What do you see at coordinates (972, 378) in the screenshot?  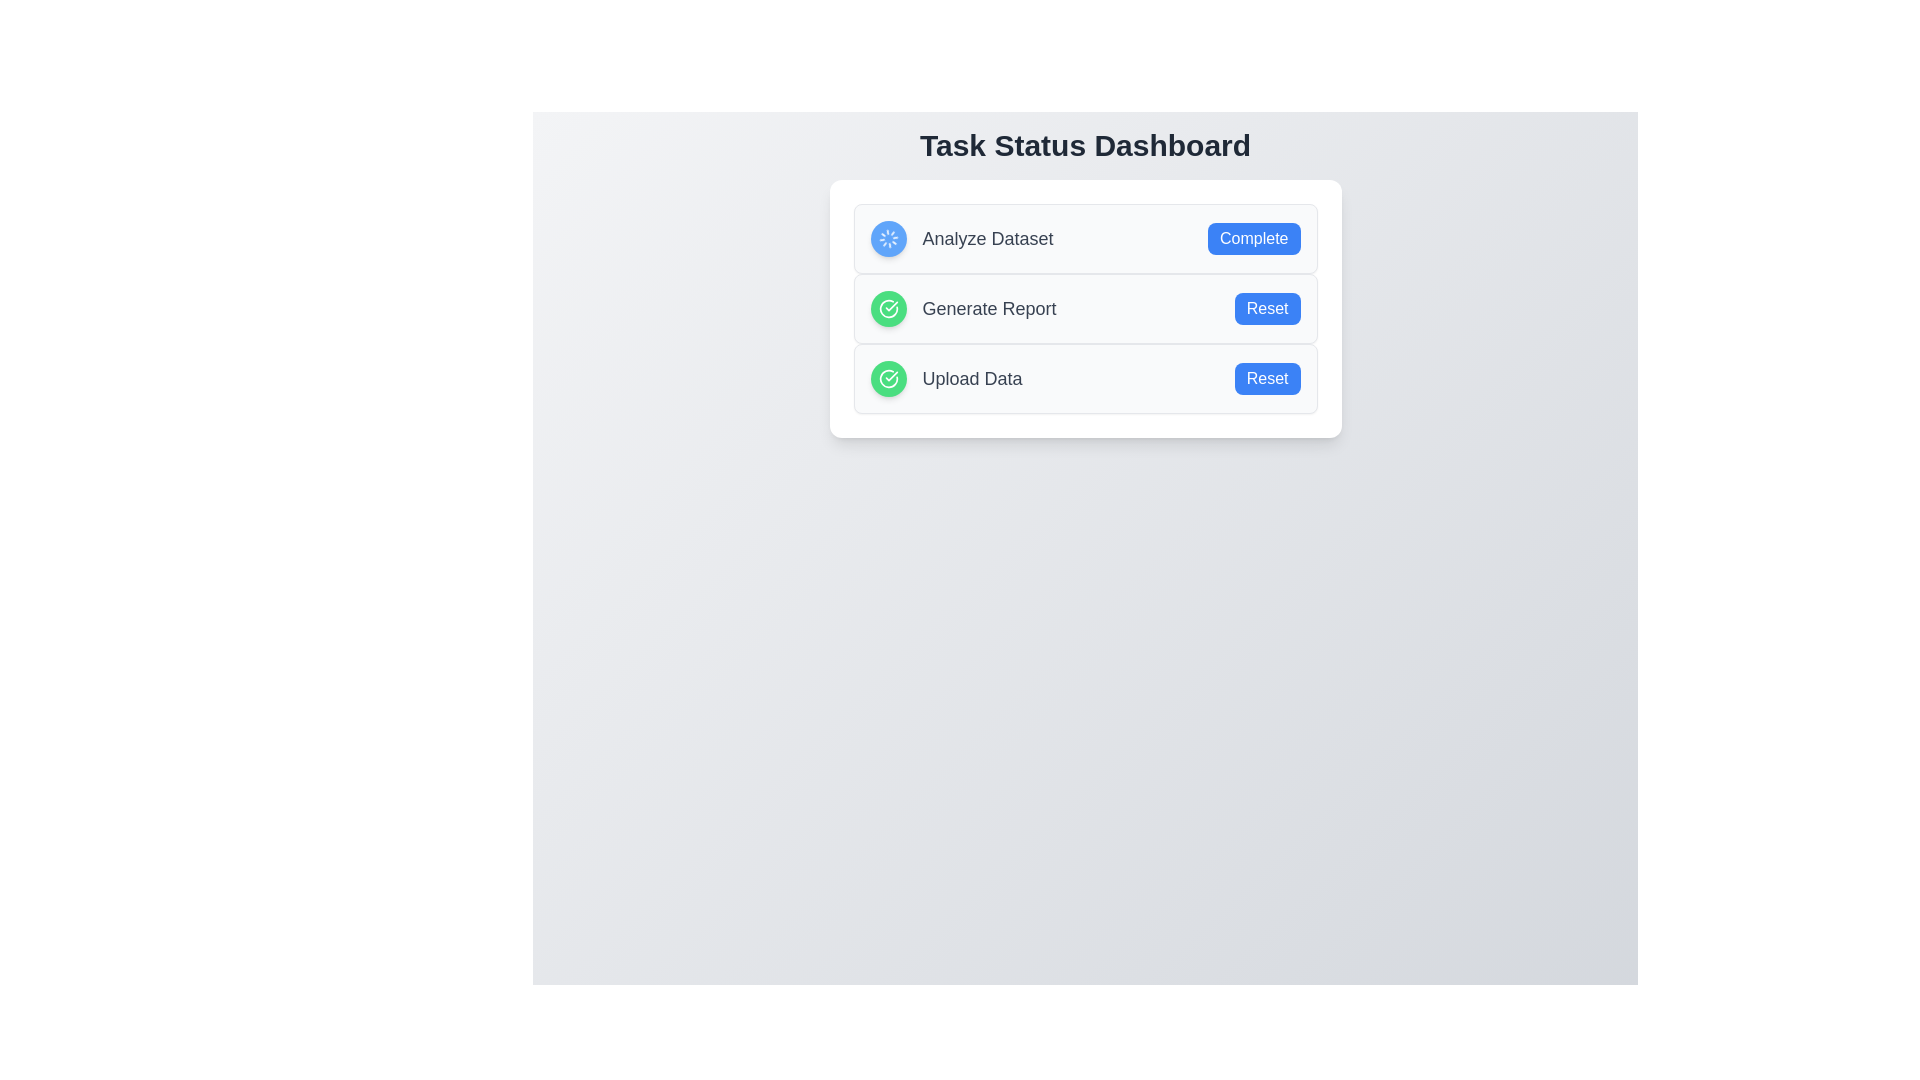 I see `the 'Upload Data' text label, which is located in the third row of a vertically stacked list of elements, aligned left, next to a green circular icon with a checkmark and a blue 'Reset' button` at bounding box center [972, 378].